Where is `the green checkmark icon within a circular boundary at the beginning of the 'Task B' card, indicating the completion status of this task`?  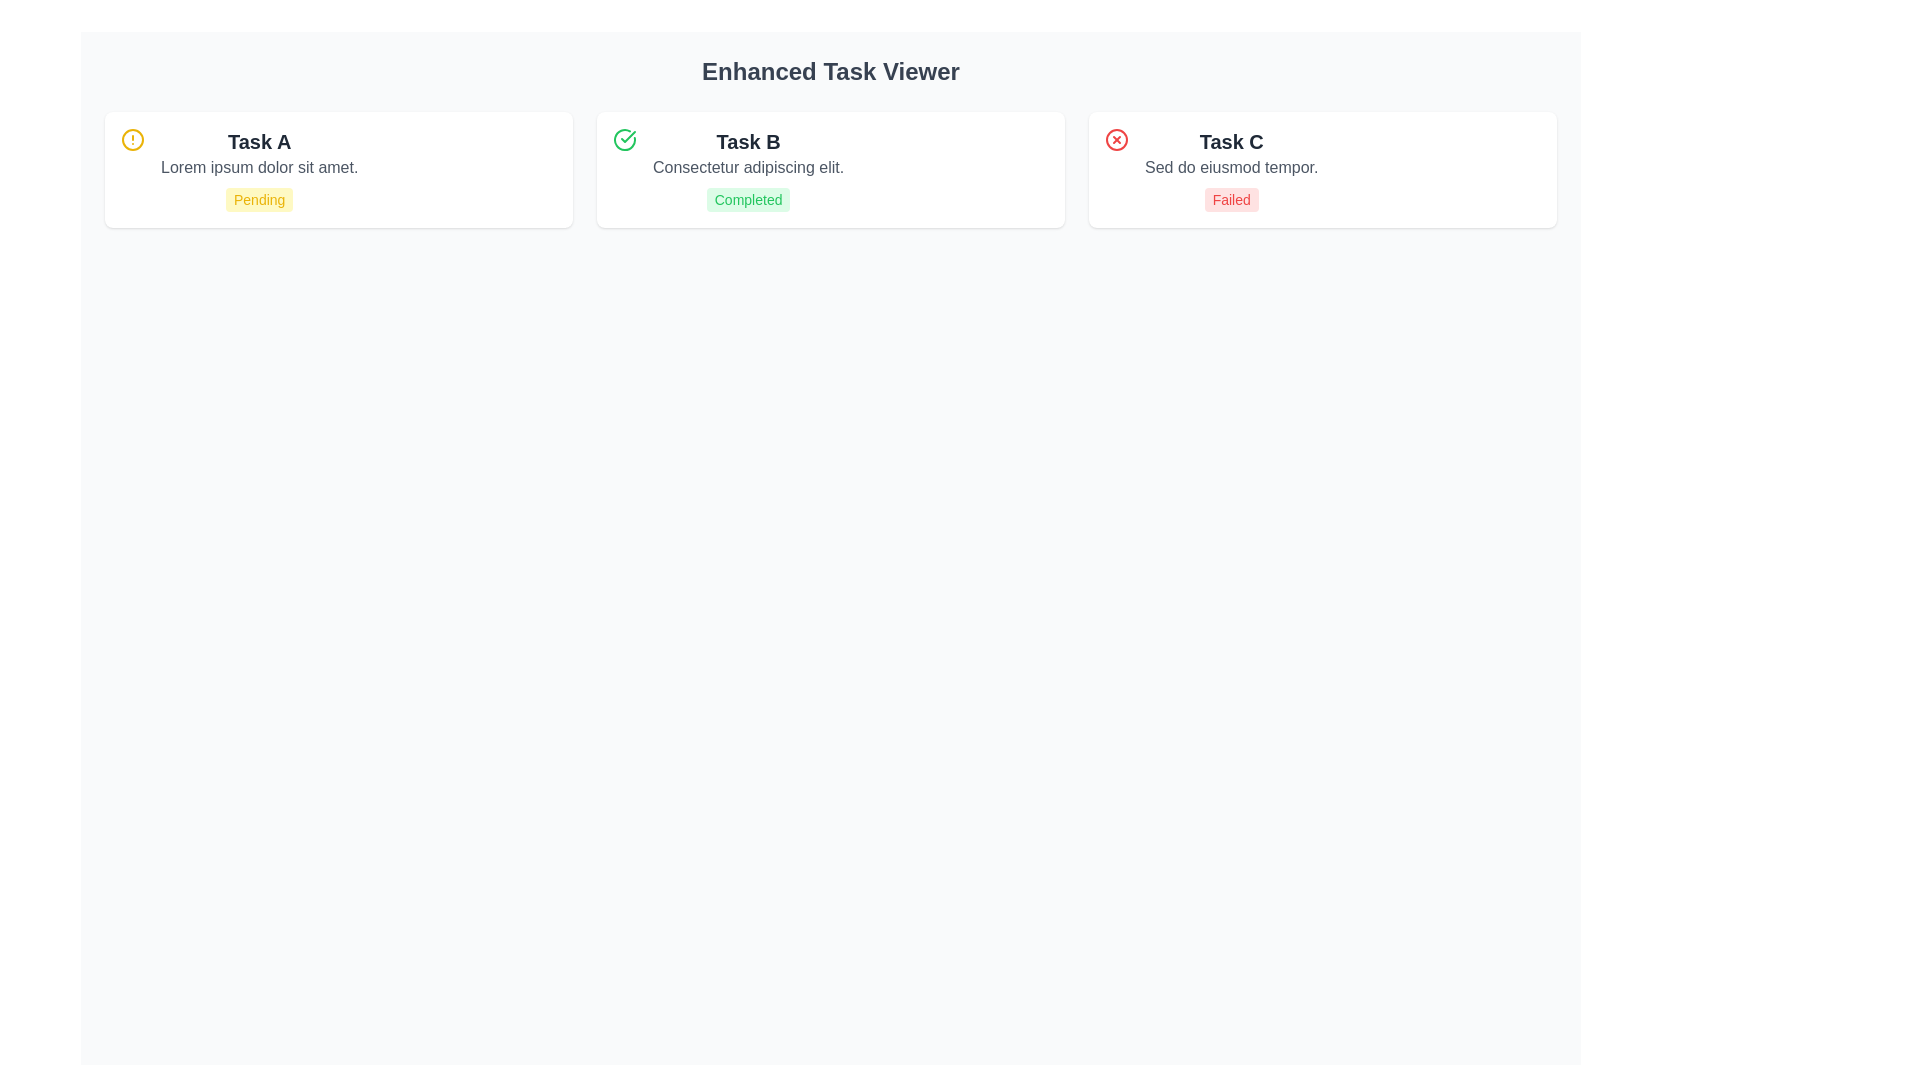
the green checkmark icon within a circular boundary at the beginning of the 'Task B' card, indicating the completion status of this task is located at coordinates (627, 136).